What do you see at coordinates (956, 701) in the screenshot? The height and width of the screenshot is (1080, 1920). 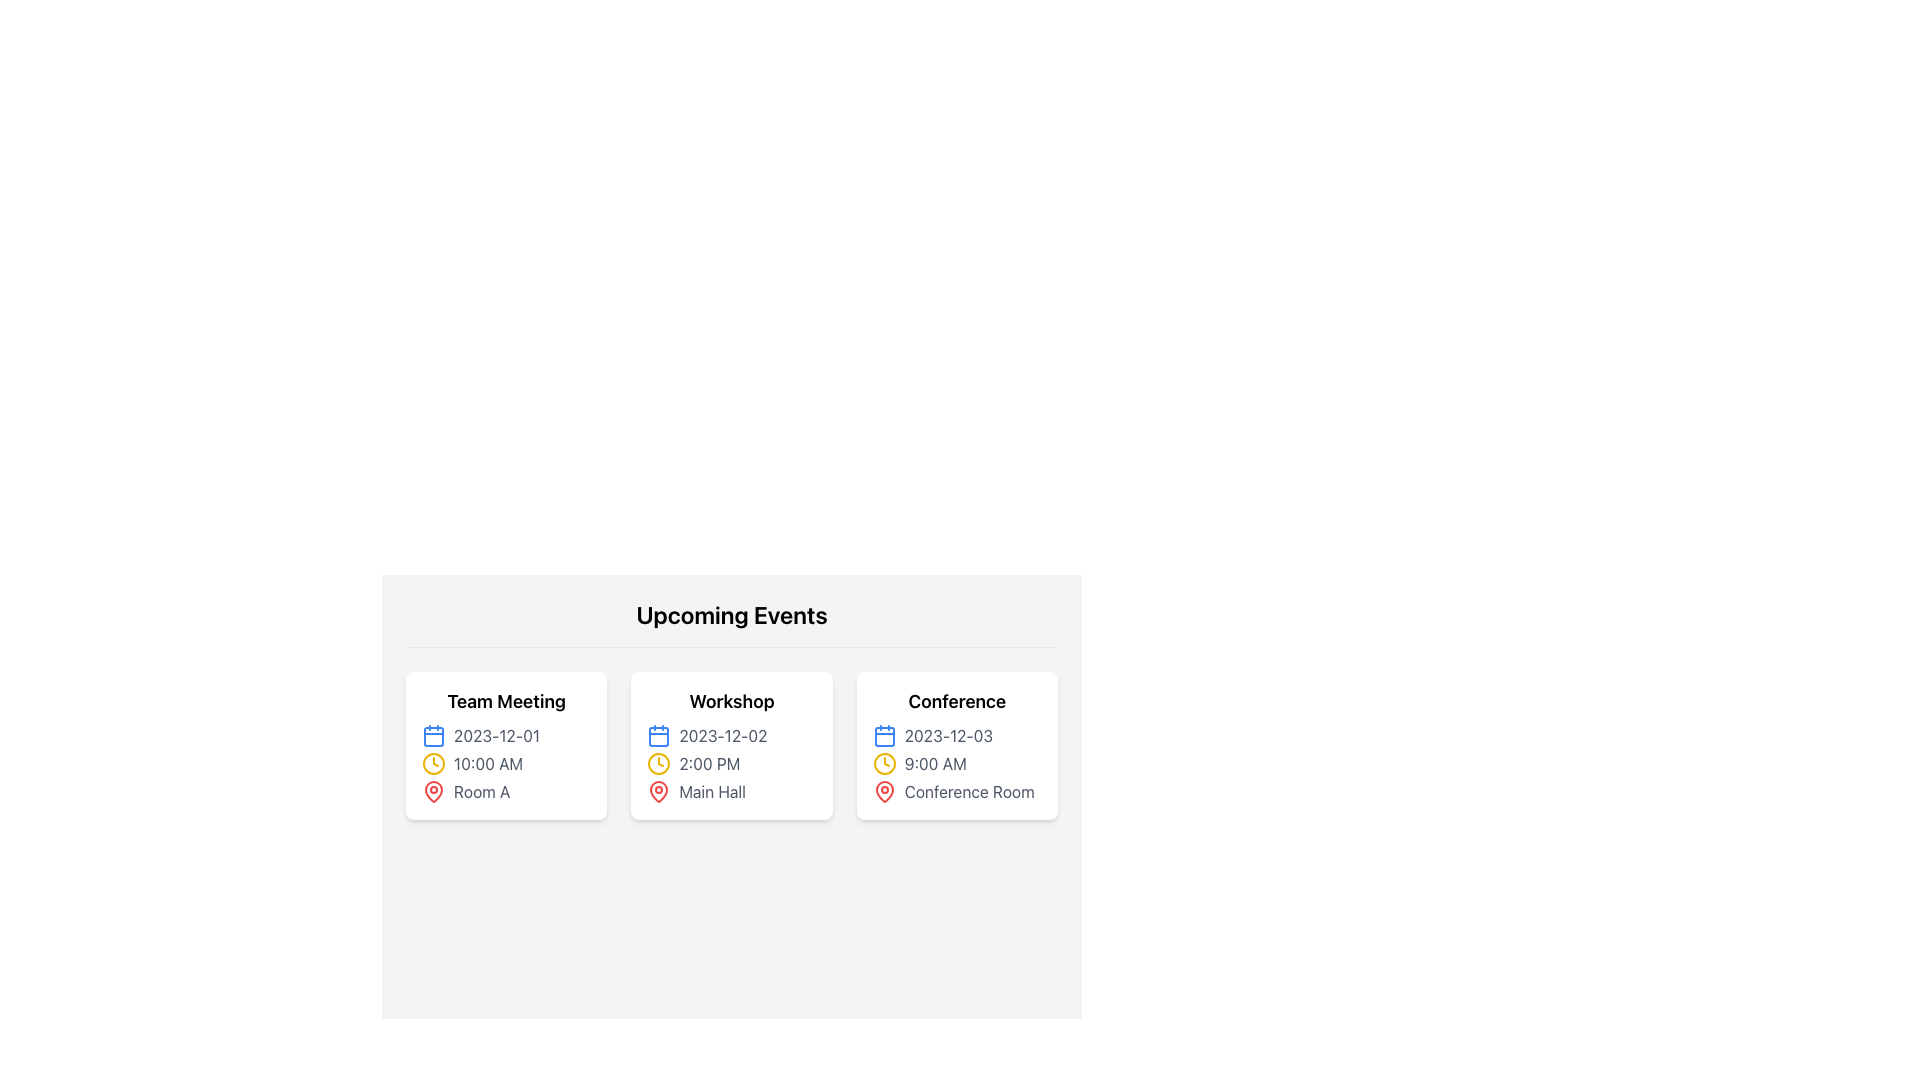 I see `the bold text label reading 'Conference' located at the top section of the rightmost card in the grid of upcoming events` at bounding box center [956, 701].